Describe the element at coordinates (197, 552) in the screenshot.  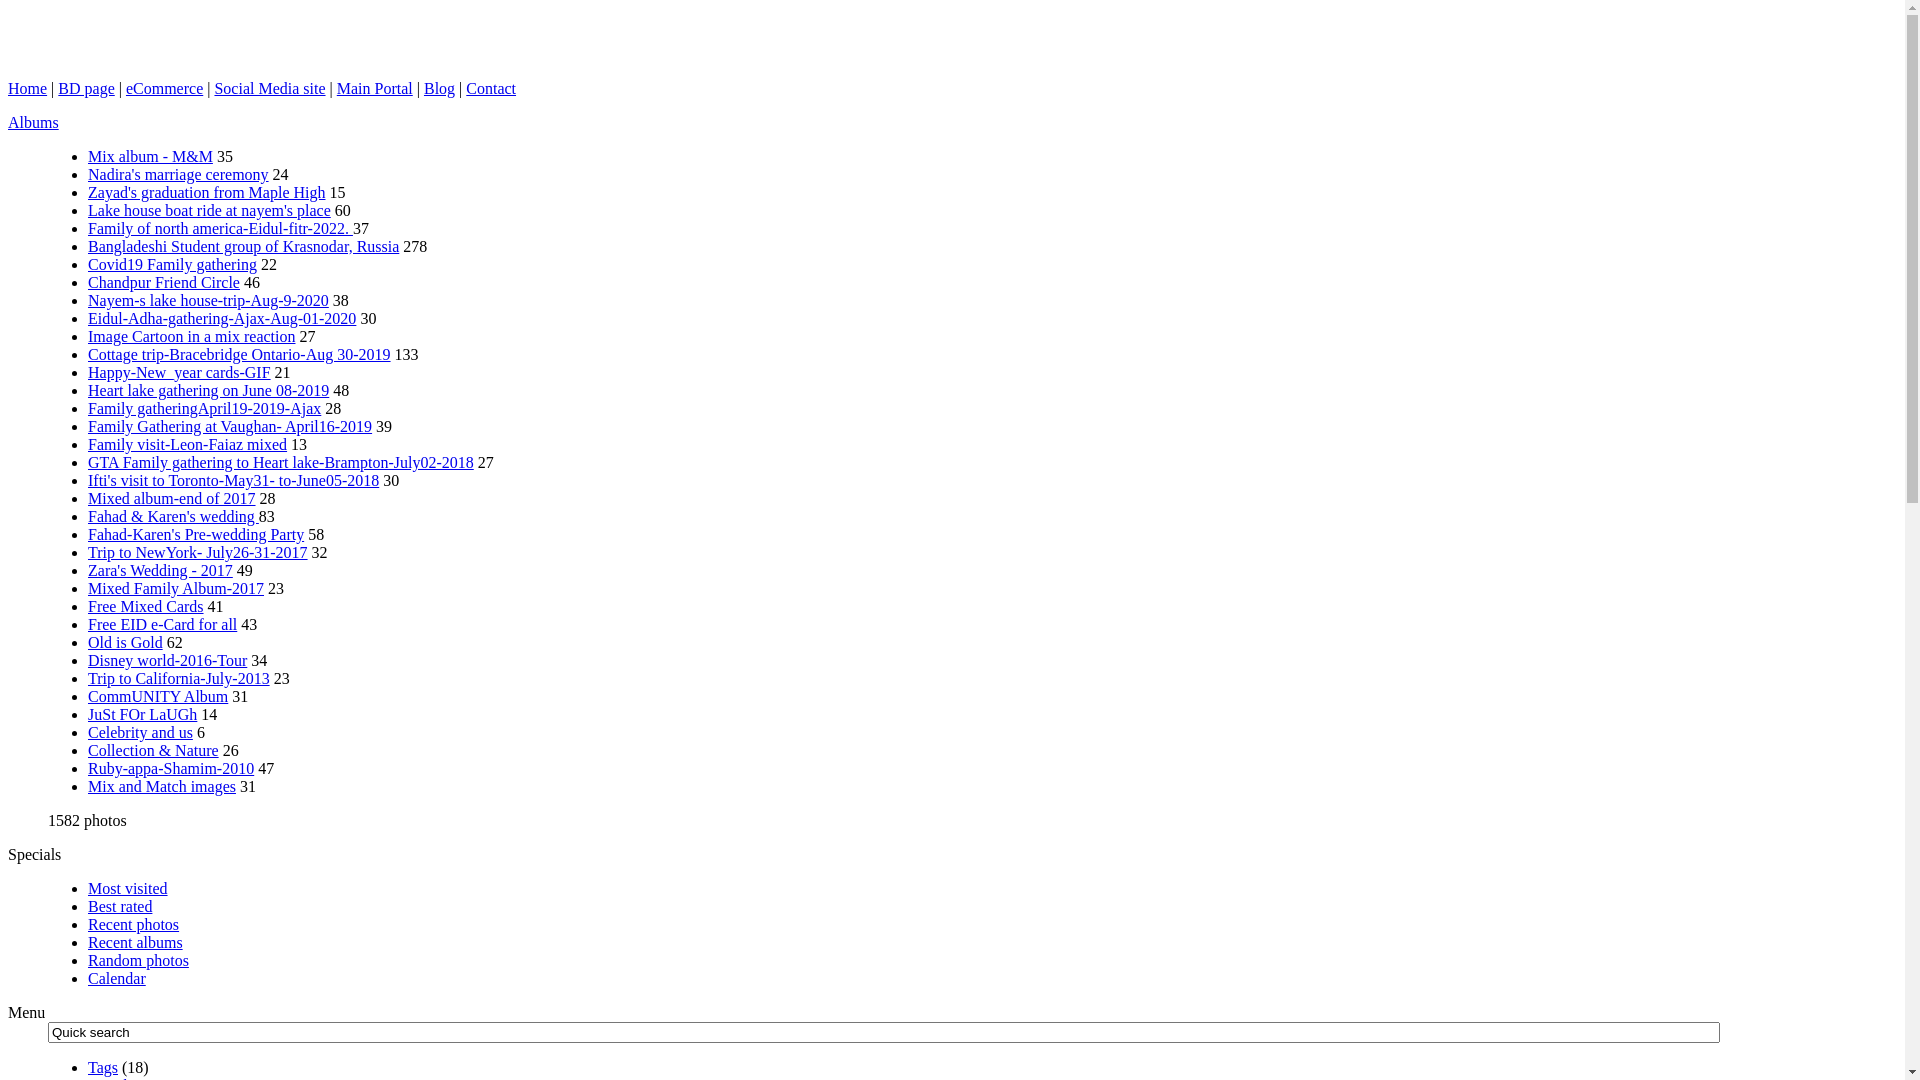
I see `'Trip to NewYork- July26-31-2017'` at that location.